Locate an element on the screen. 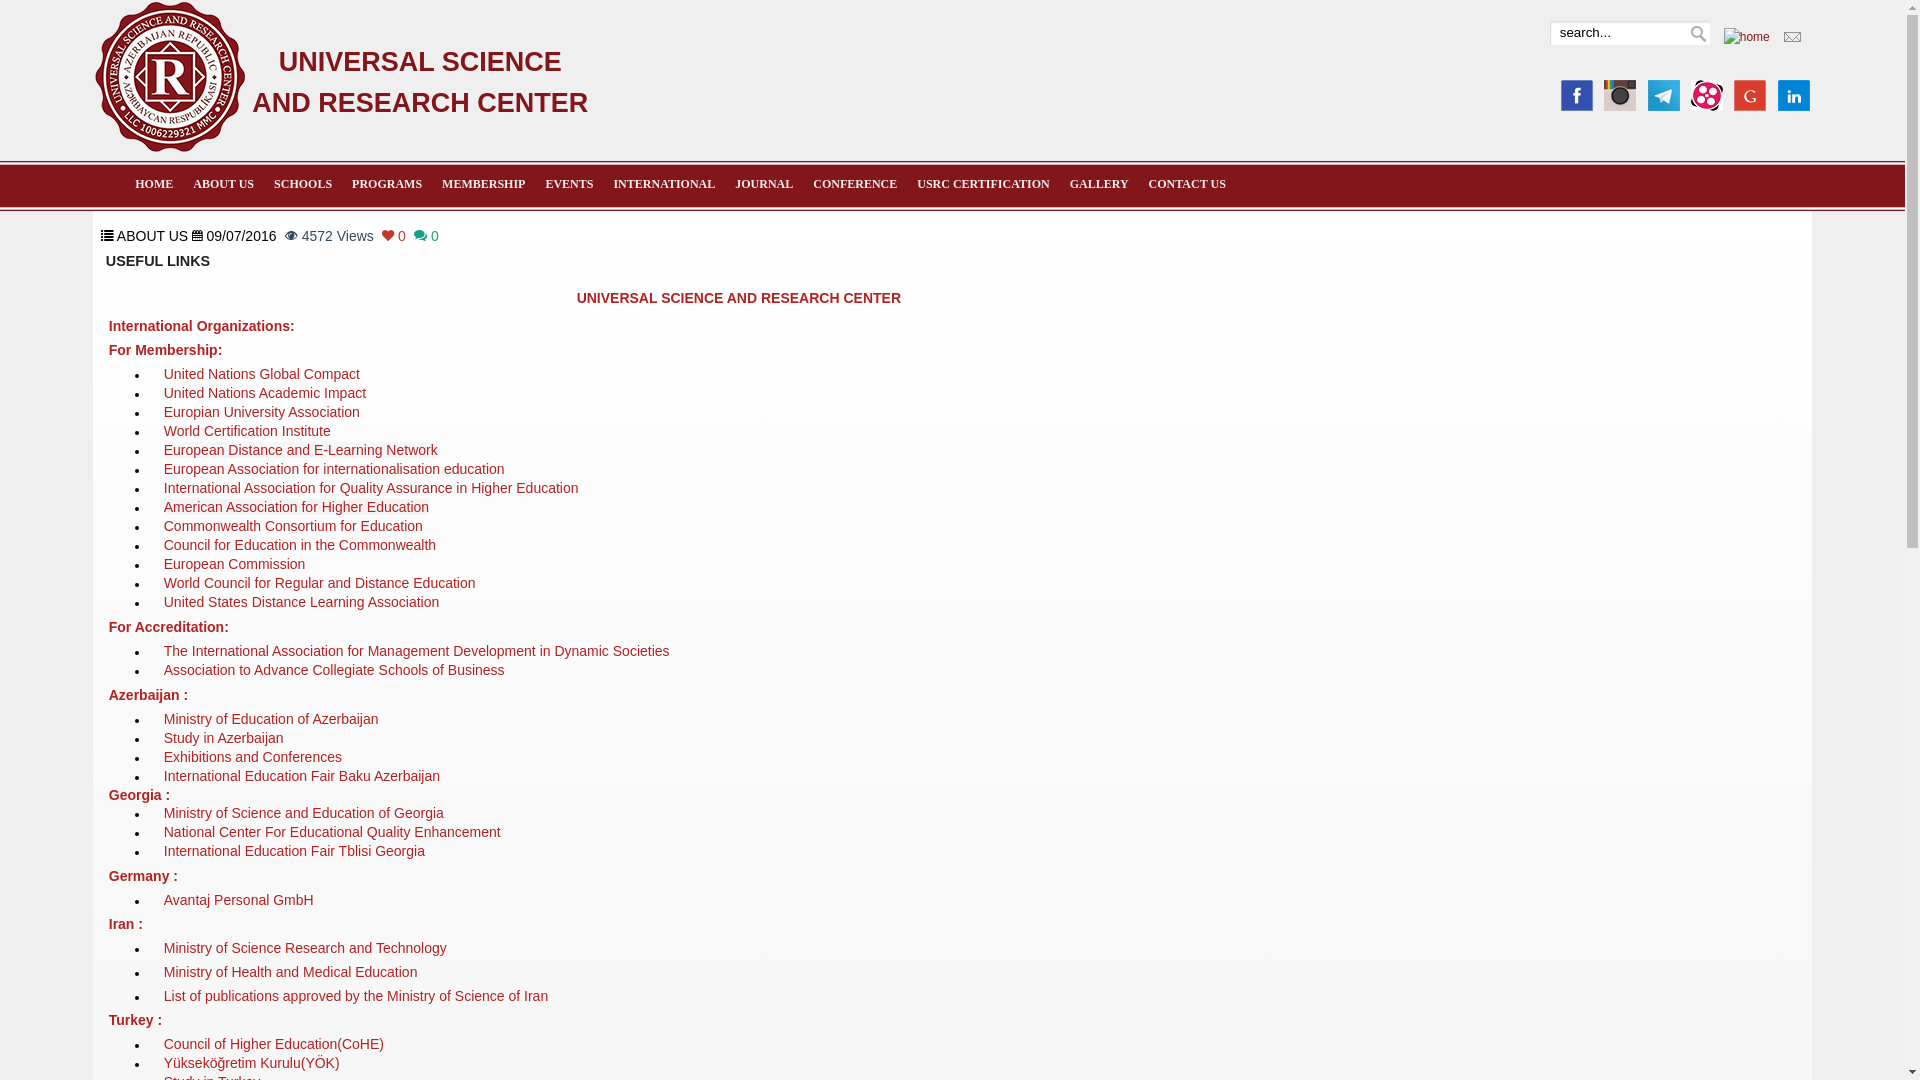  'home' is located at coordinates (1722, 37).